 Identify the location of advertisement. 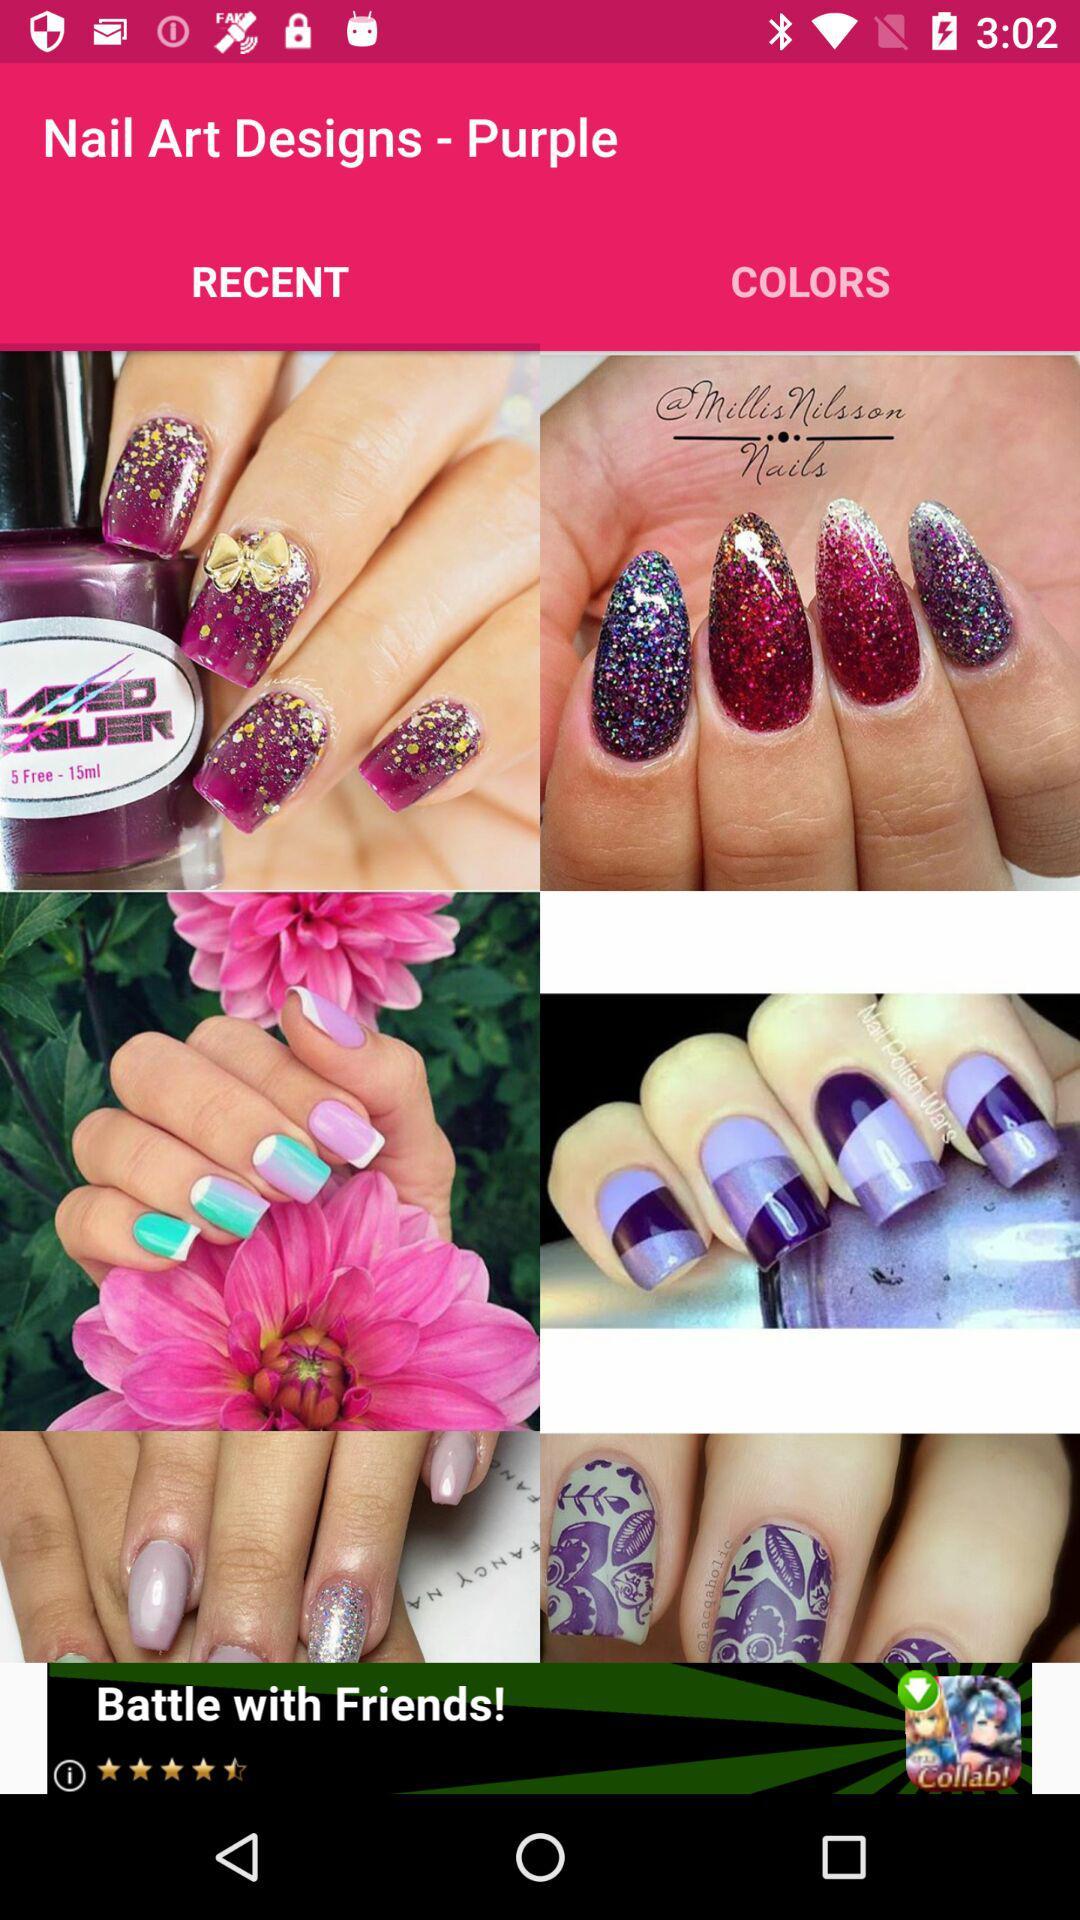
(538, 1727).